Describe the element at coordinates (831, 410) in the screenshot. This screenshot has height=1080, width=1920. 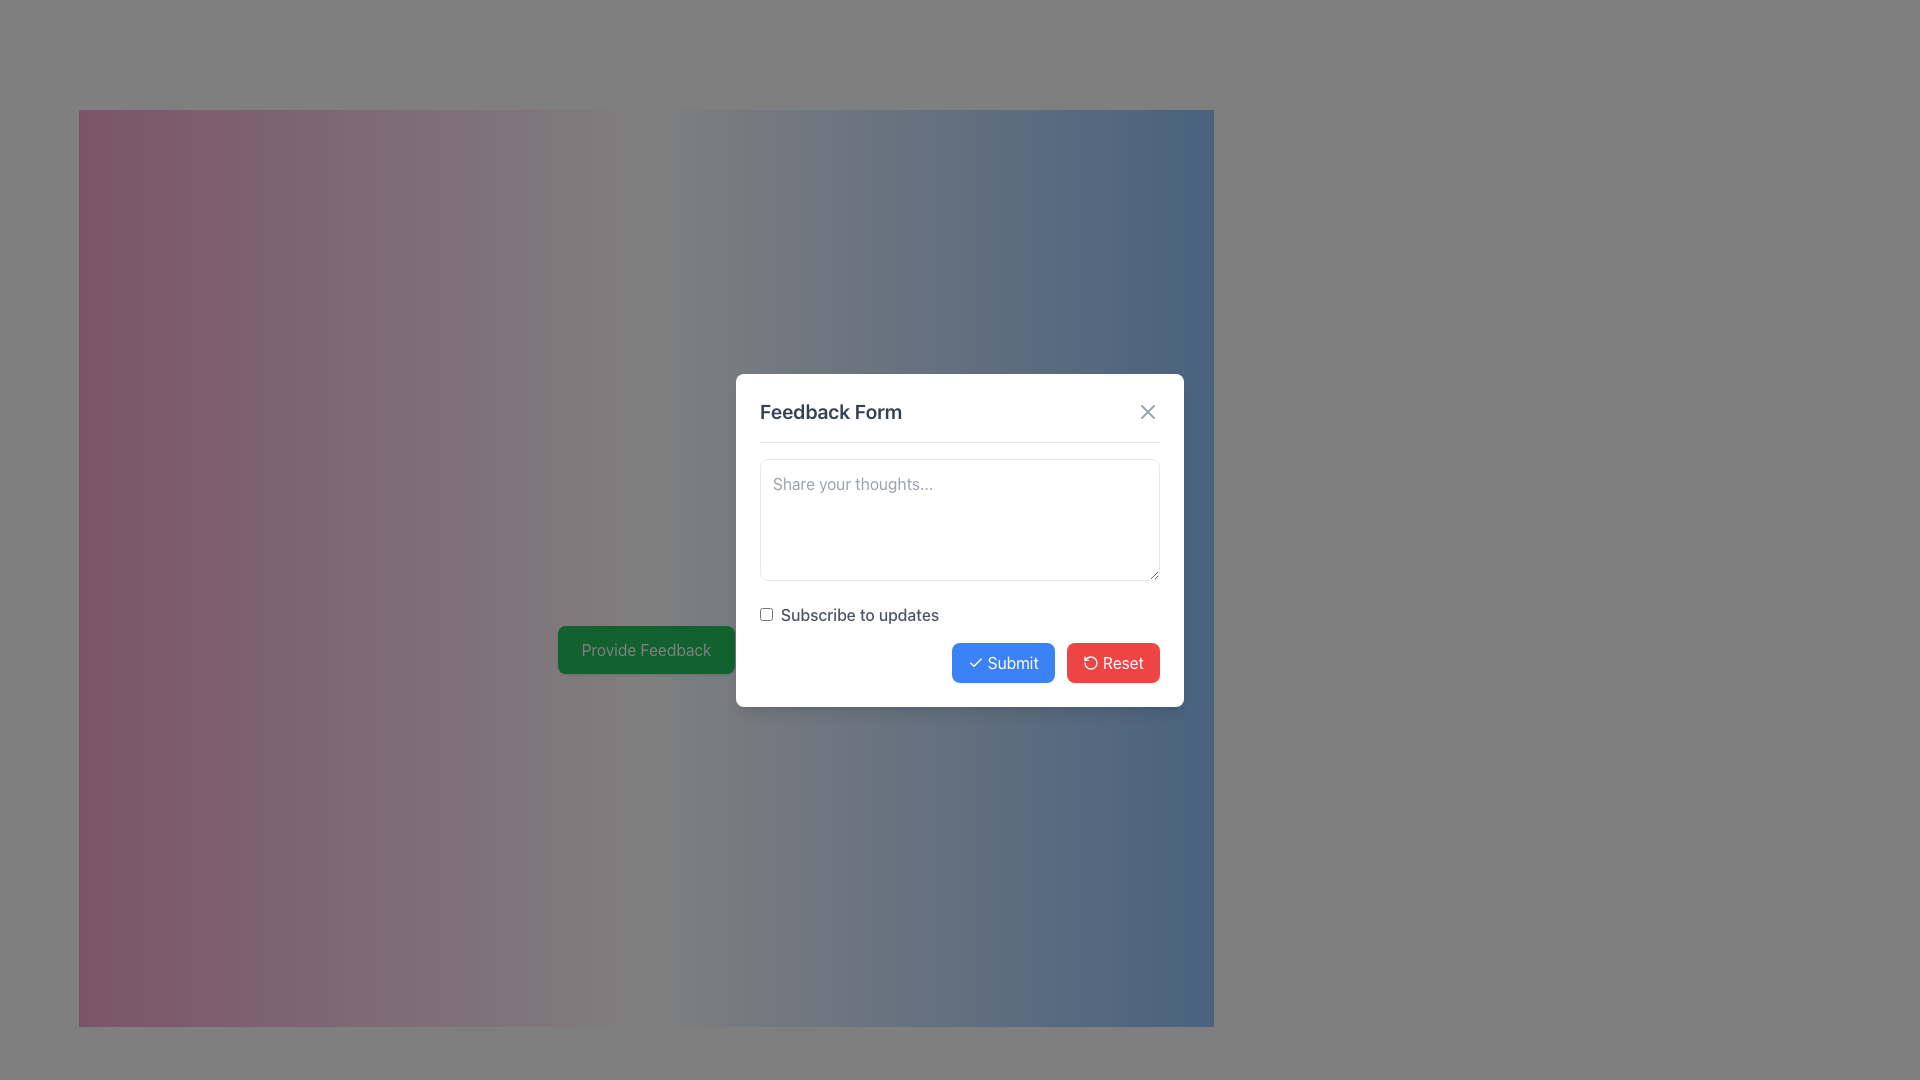
I see `the 'Feedback Form' text label, which is styled in a prominent, bold, large dark gray font at the top-left corner of the popup form interface, positioned to the left of the close button` at that location.